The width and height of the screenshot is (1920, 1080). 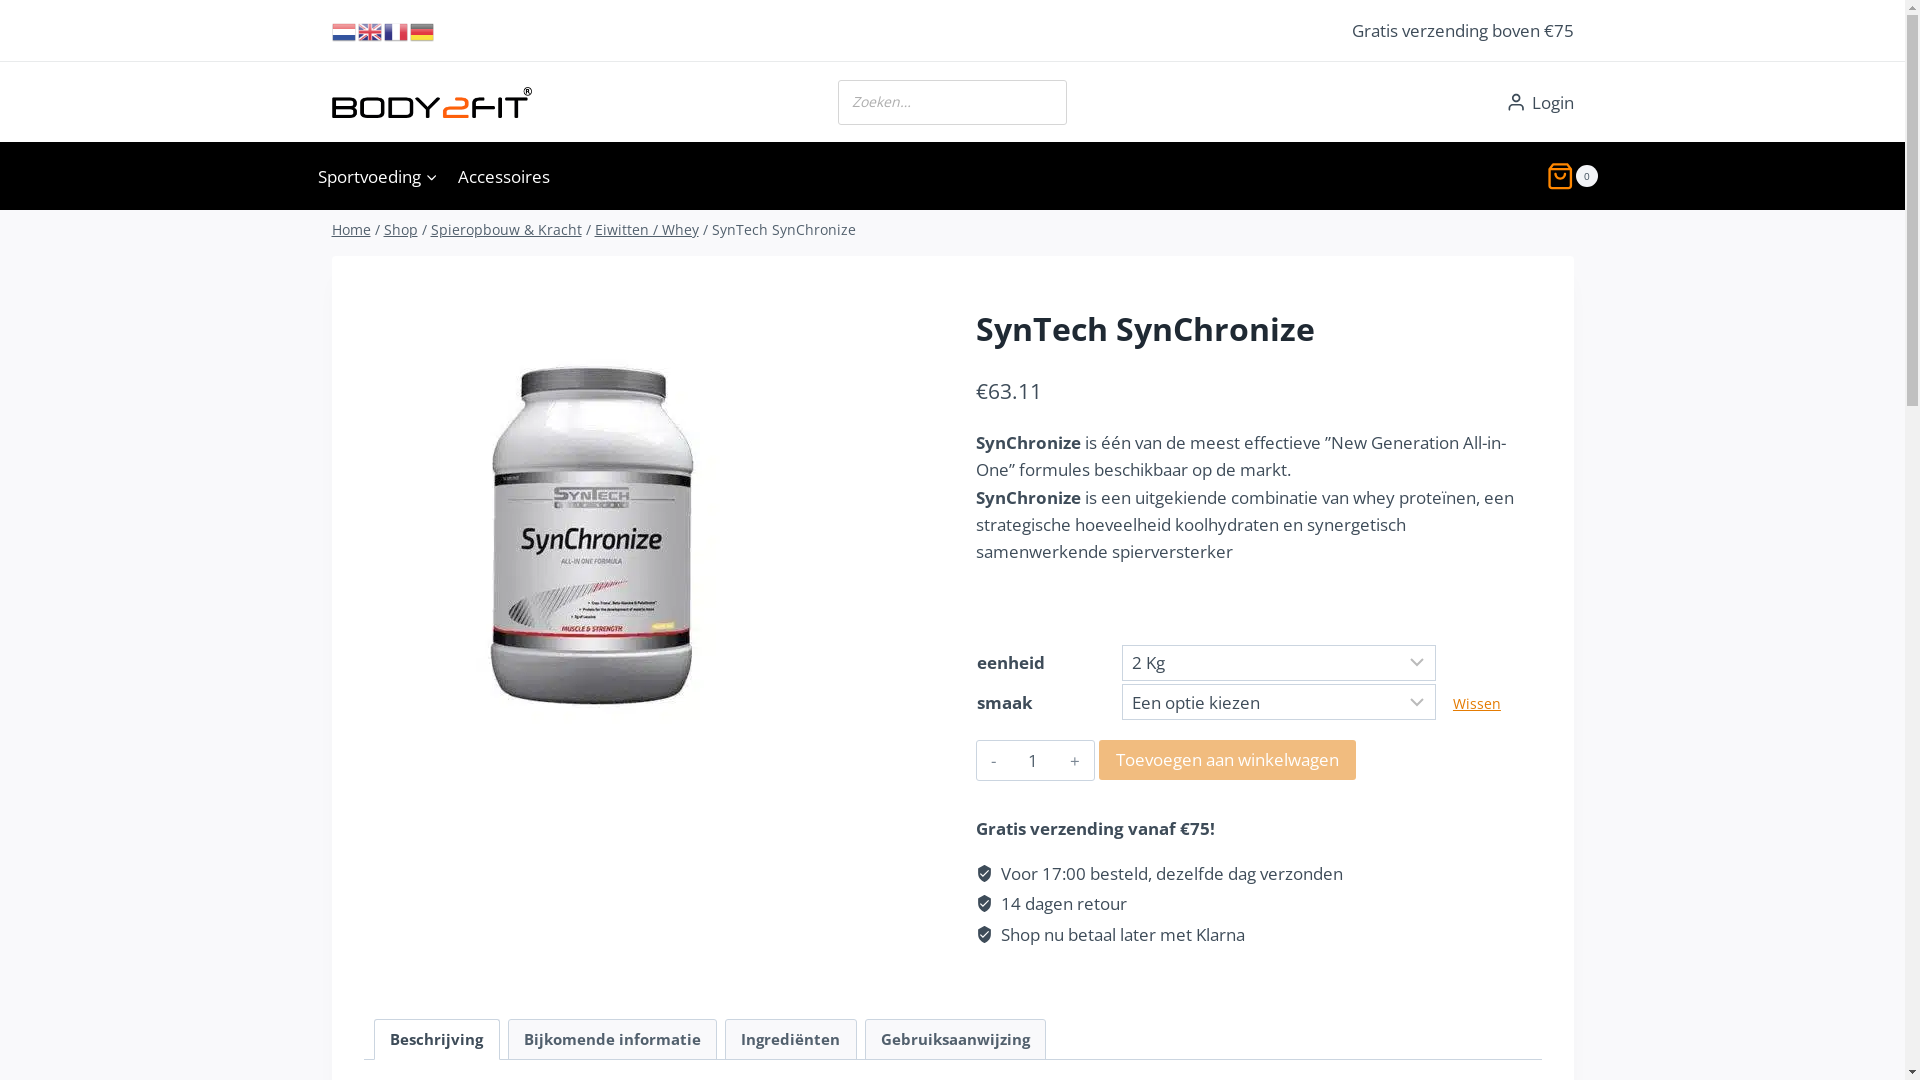 What do you see at coordinates (378, 175) in the screenshot?
I see `'Sportvoeding'` at bounding box center [378, 175].